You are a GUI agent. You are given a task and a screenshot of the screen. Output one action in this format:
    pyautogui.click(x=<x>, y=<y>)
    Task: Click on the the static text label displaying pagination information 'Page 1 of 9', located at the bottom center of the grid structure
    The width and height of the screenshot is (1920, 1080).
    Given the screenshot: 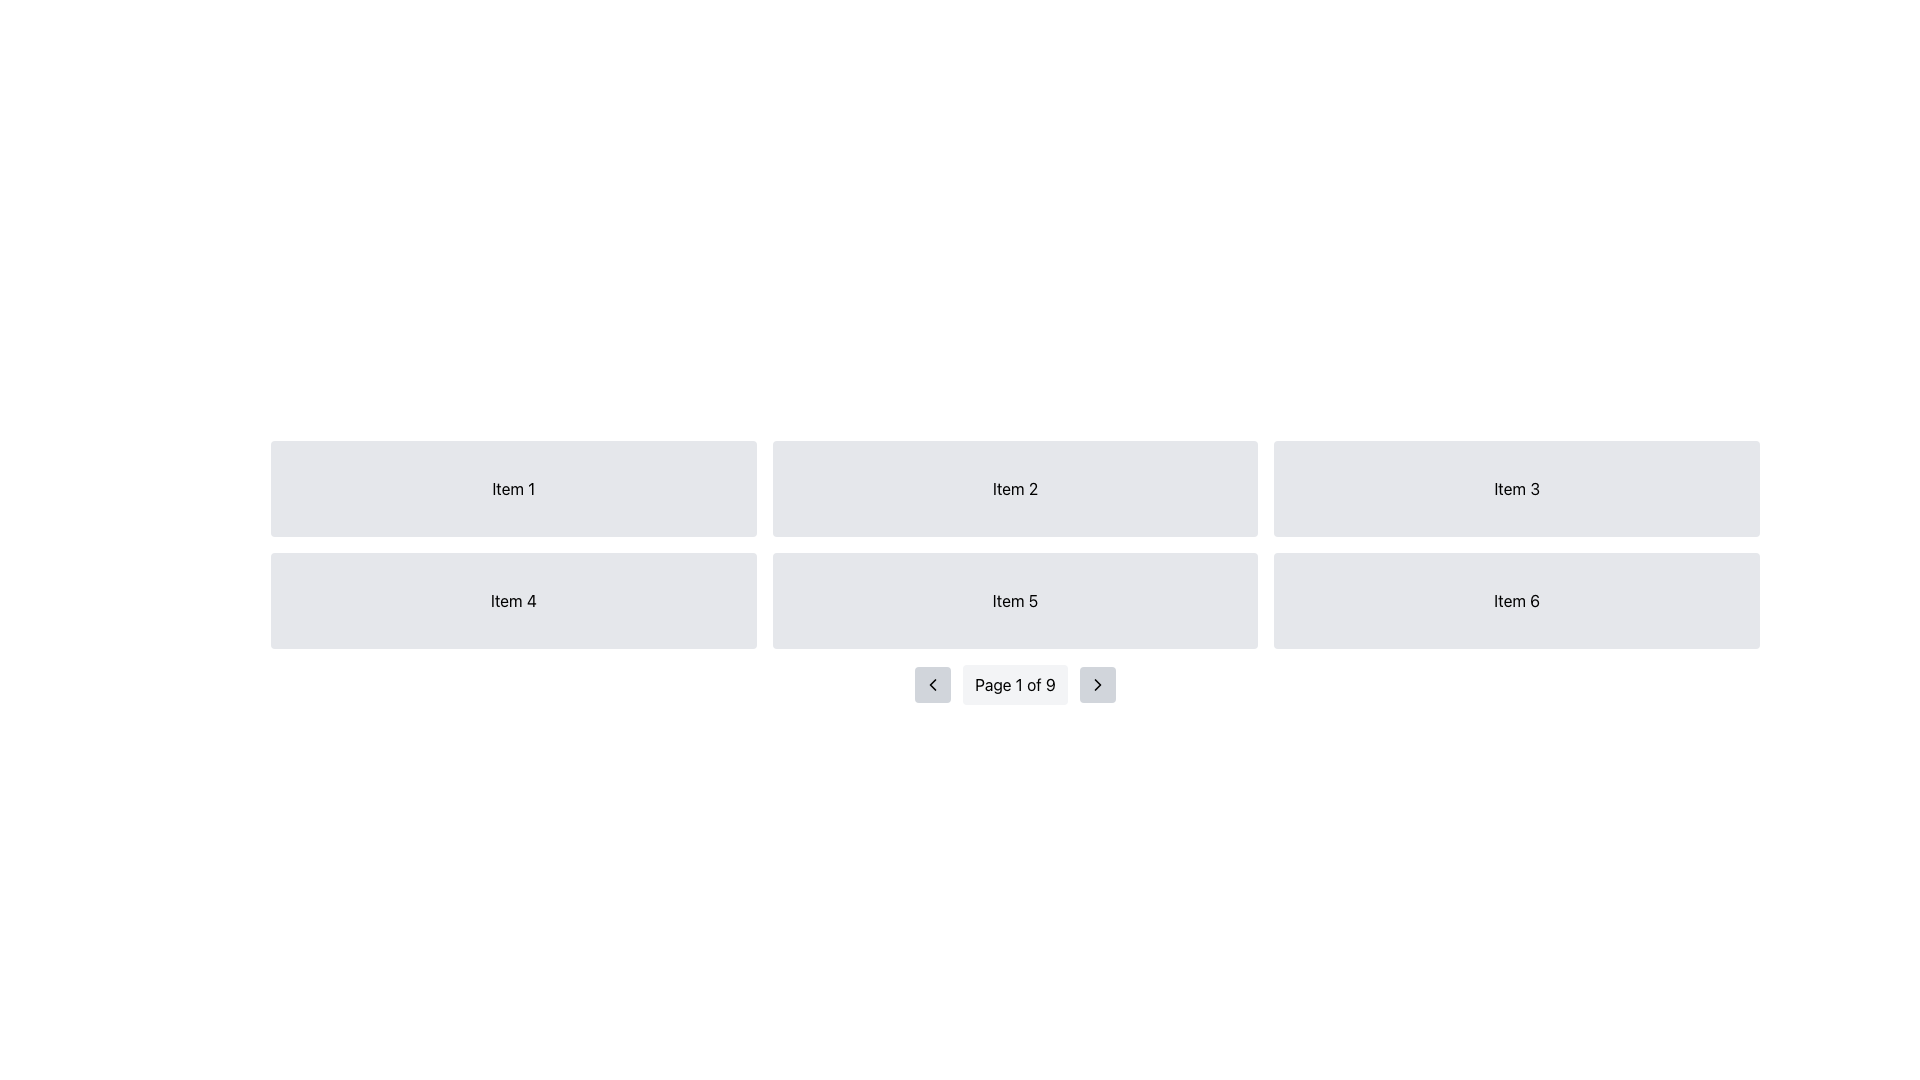 What is the action you would take?
    pyautogui.click(x=1015, y=684)
    